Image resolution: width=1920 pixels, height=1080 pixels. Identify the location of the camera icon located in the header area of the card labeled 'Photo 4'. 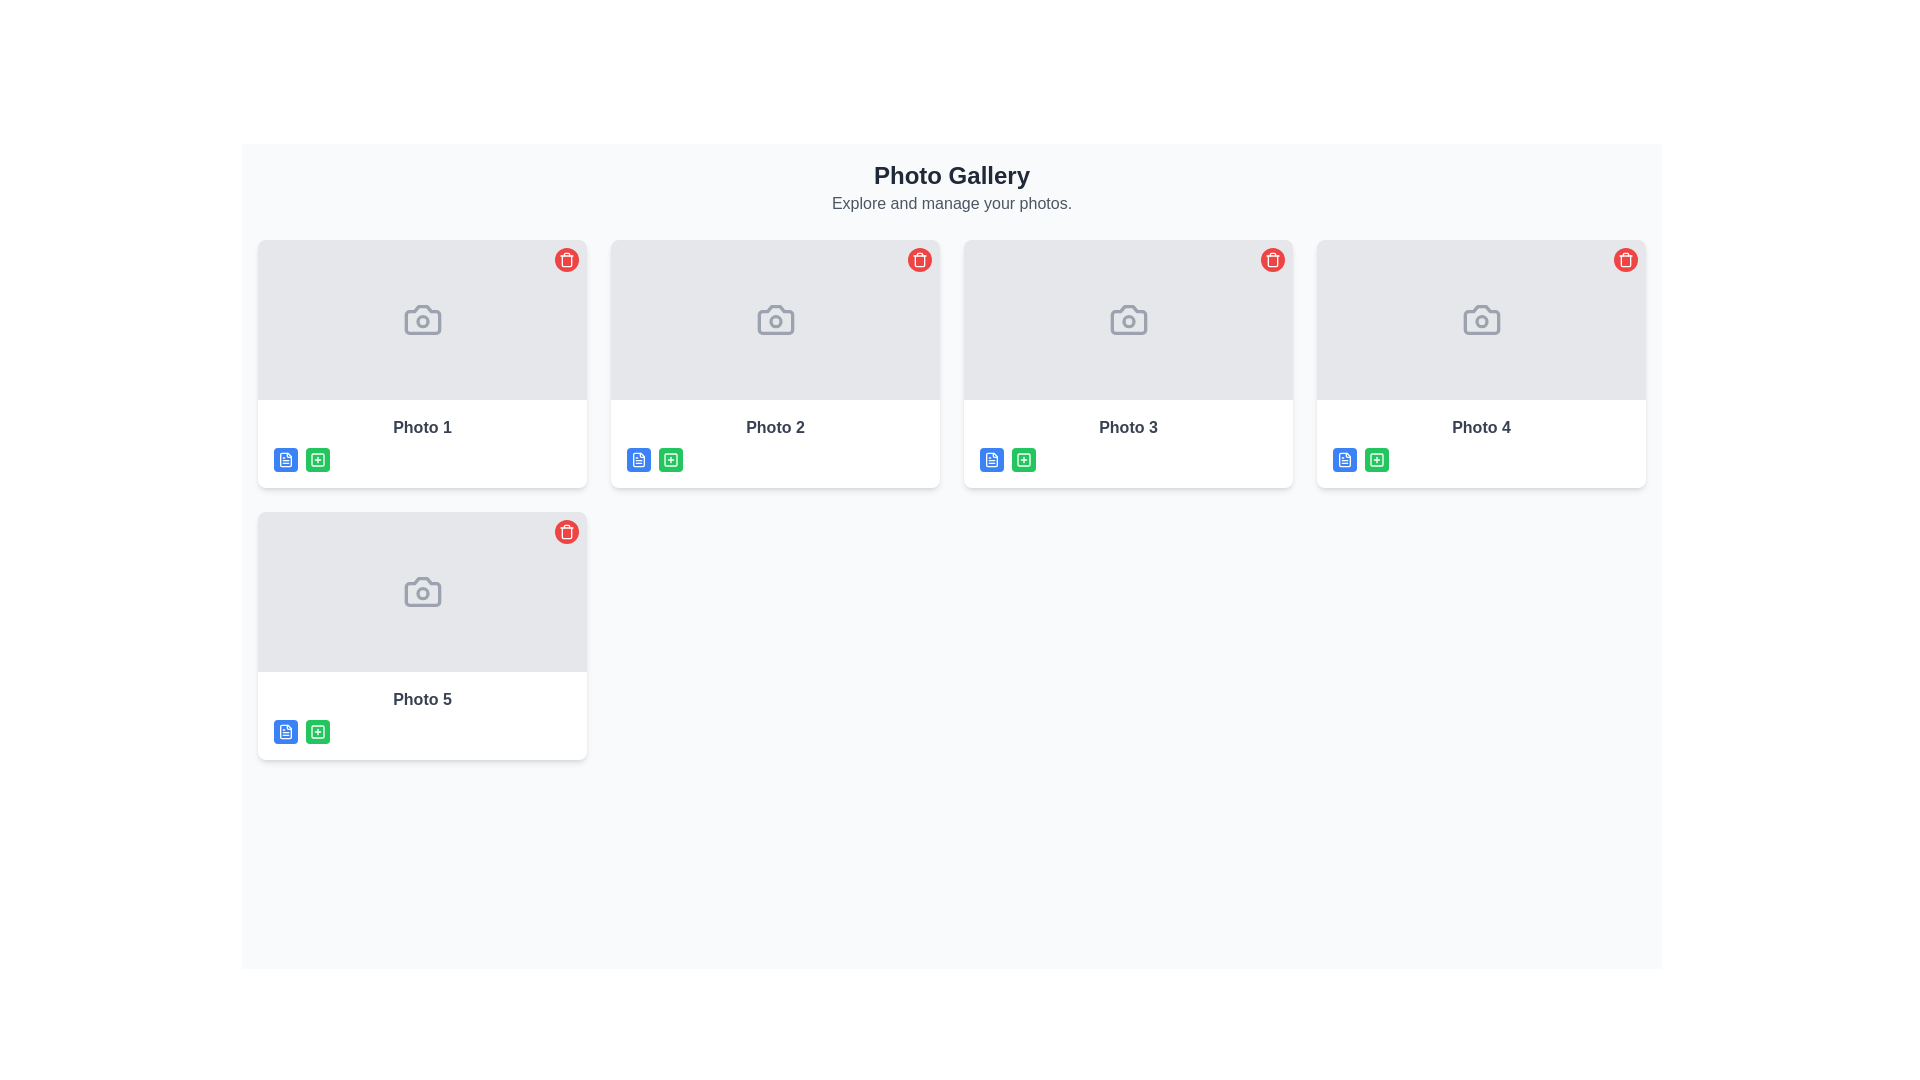
(1481, 319).